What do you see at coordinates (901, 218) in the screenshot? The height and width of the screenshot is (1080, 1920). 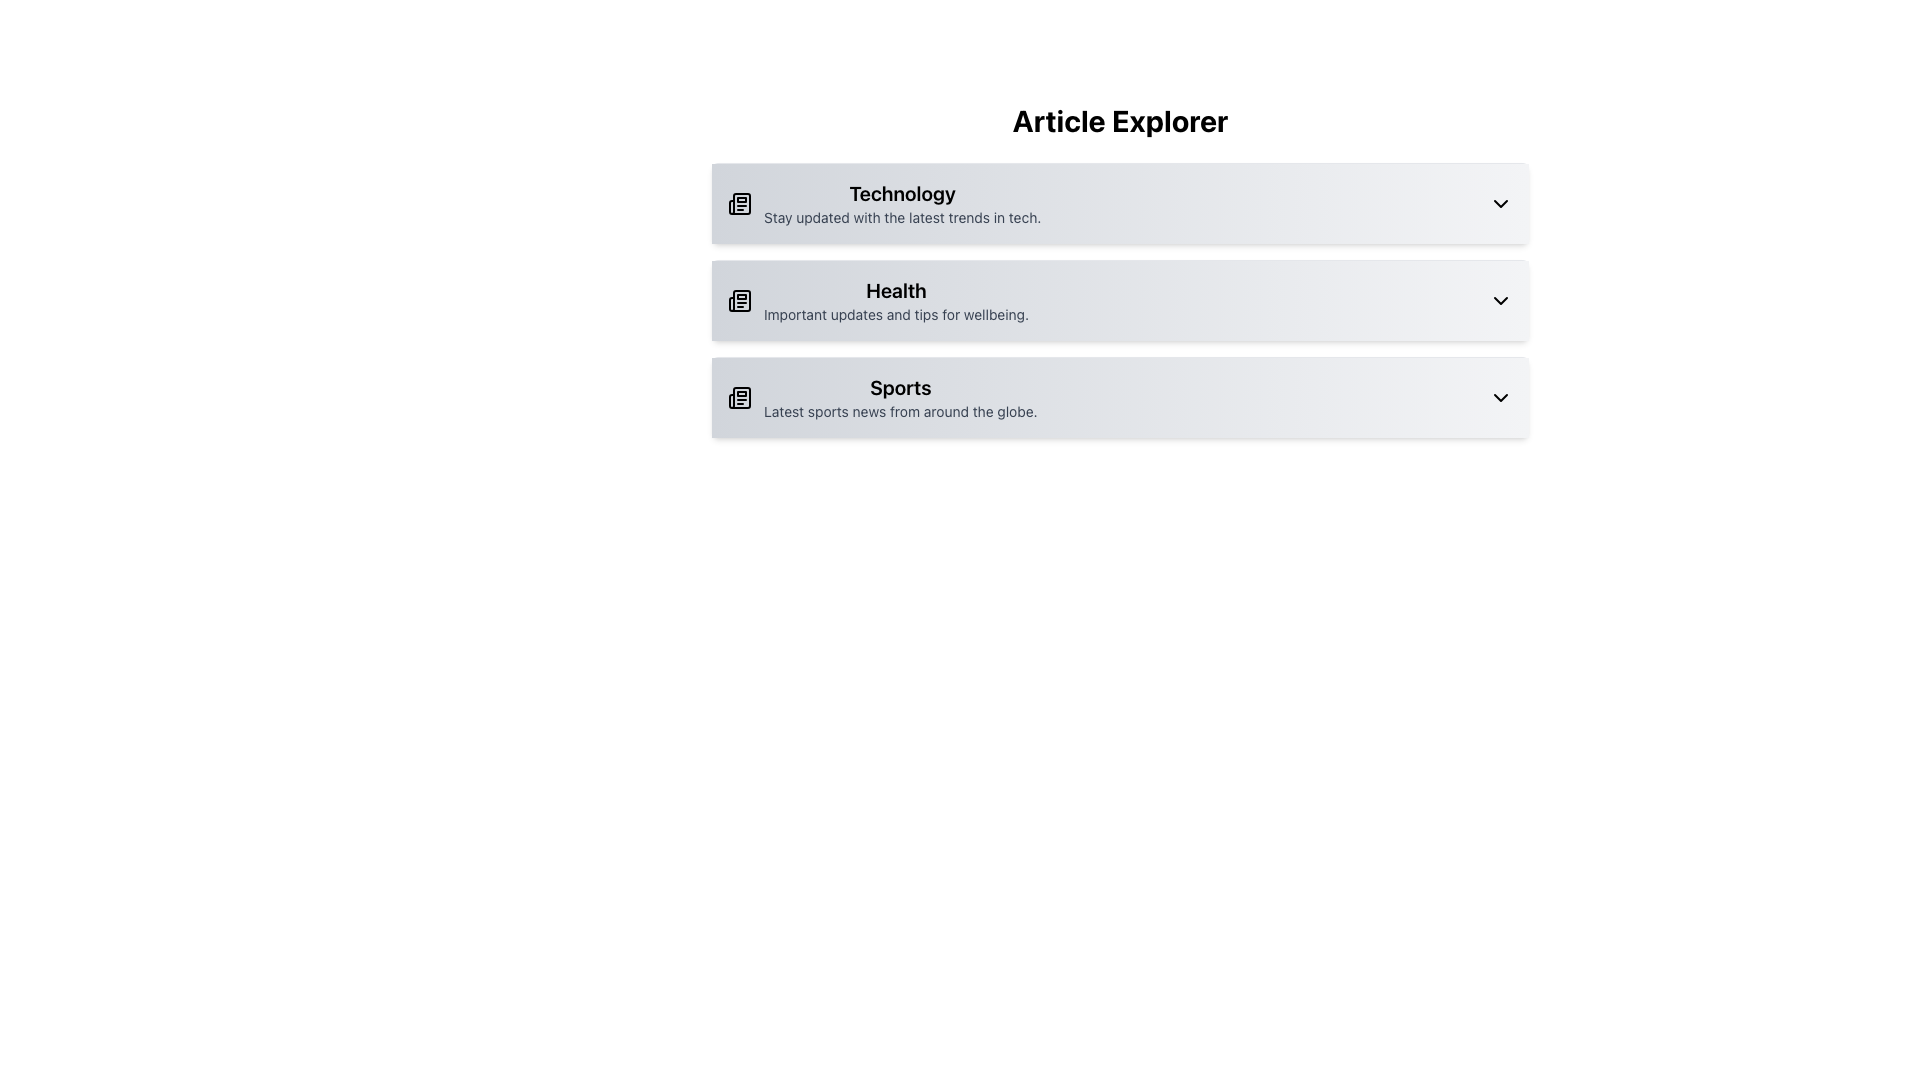 I see `the text component displaying 'Stay updated with the latest trends in tech.' located below the heading 'Technology' in the 'Article Explorer' section` at bounding box center [901, 218].